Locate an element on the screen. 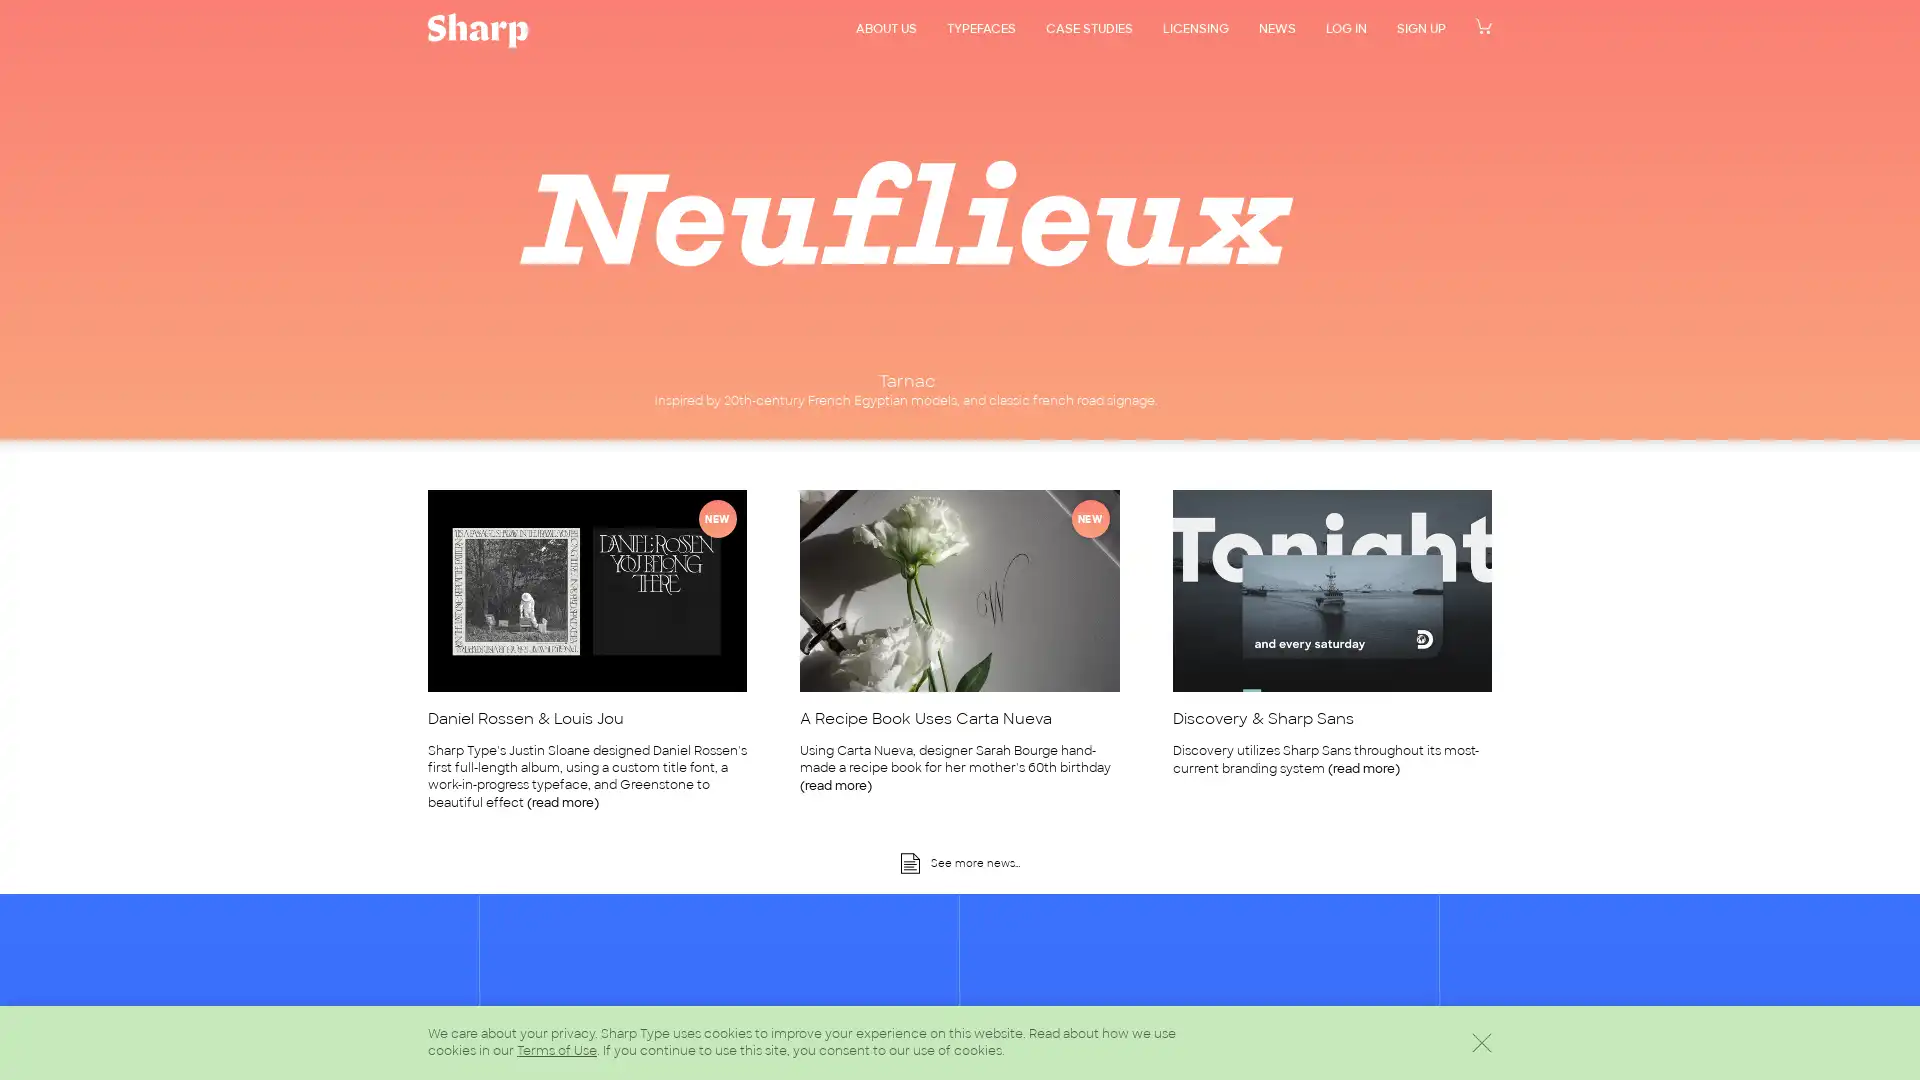  Dismiss is located at coordinates (1578, 834).